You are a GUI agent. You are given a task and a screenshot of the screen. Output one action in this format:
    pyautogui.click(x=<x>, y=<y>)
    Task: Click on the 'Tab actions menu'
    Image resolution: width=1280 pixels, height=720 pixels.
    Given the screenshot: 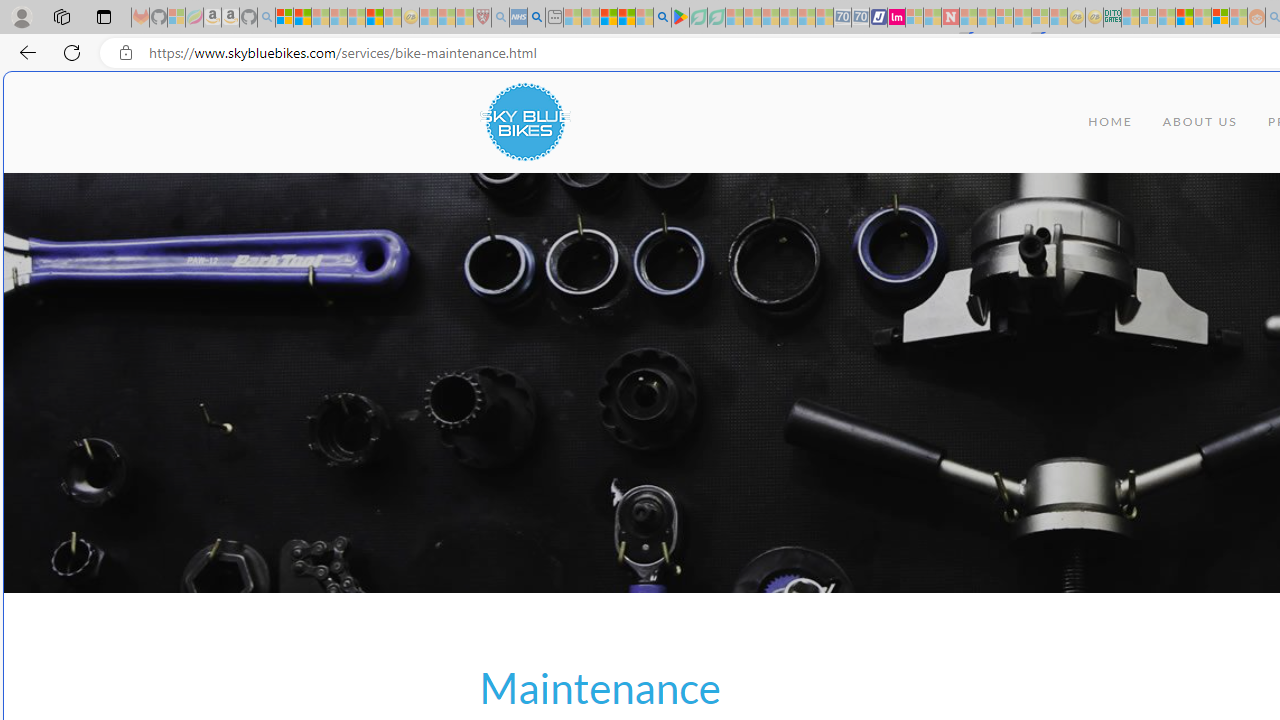 What is the action you would take?
    pyautogui.click(x=103, y=16)
    